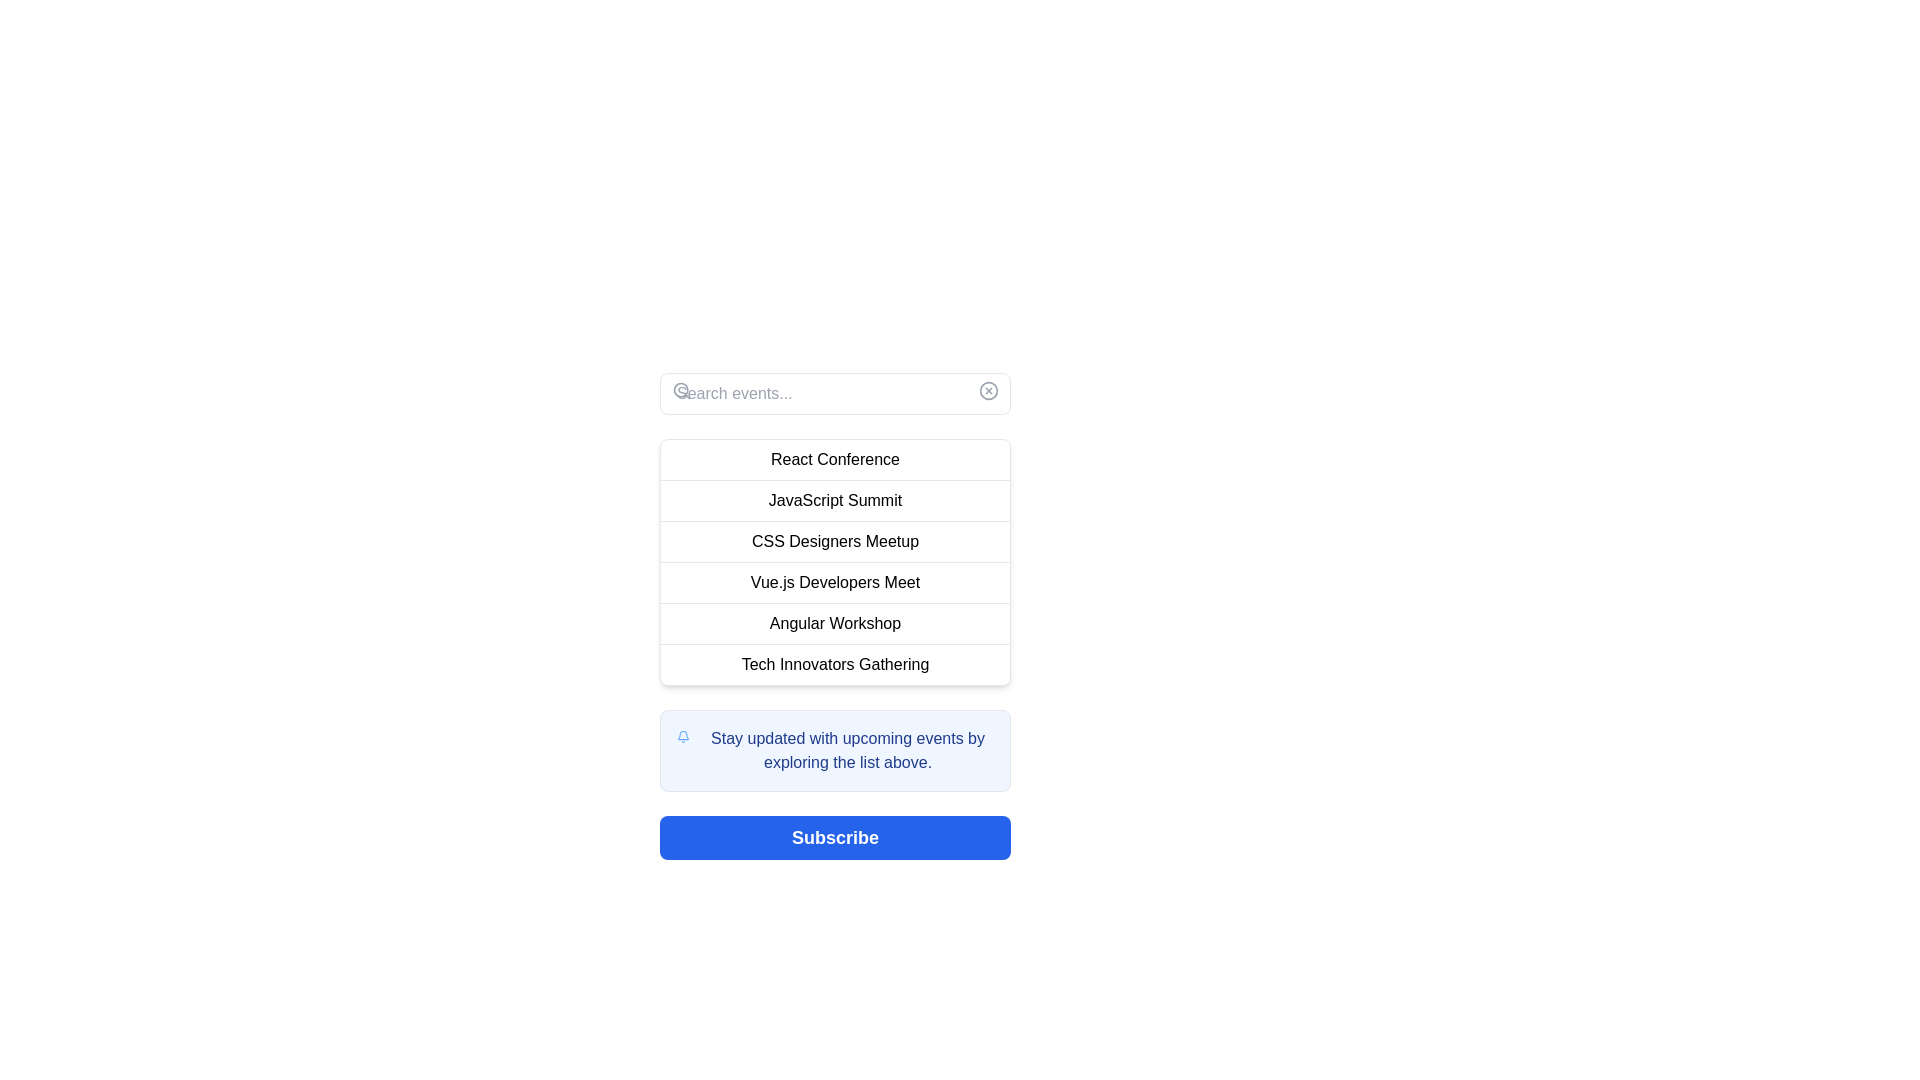 This screenshot has width=1920, height=1080. Describe the element at coordinates (835, 541) in the screenshot. I see `the List Item element displaying 'CSS Designers Meetup'` at that location.